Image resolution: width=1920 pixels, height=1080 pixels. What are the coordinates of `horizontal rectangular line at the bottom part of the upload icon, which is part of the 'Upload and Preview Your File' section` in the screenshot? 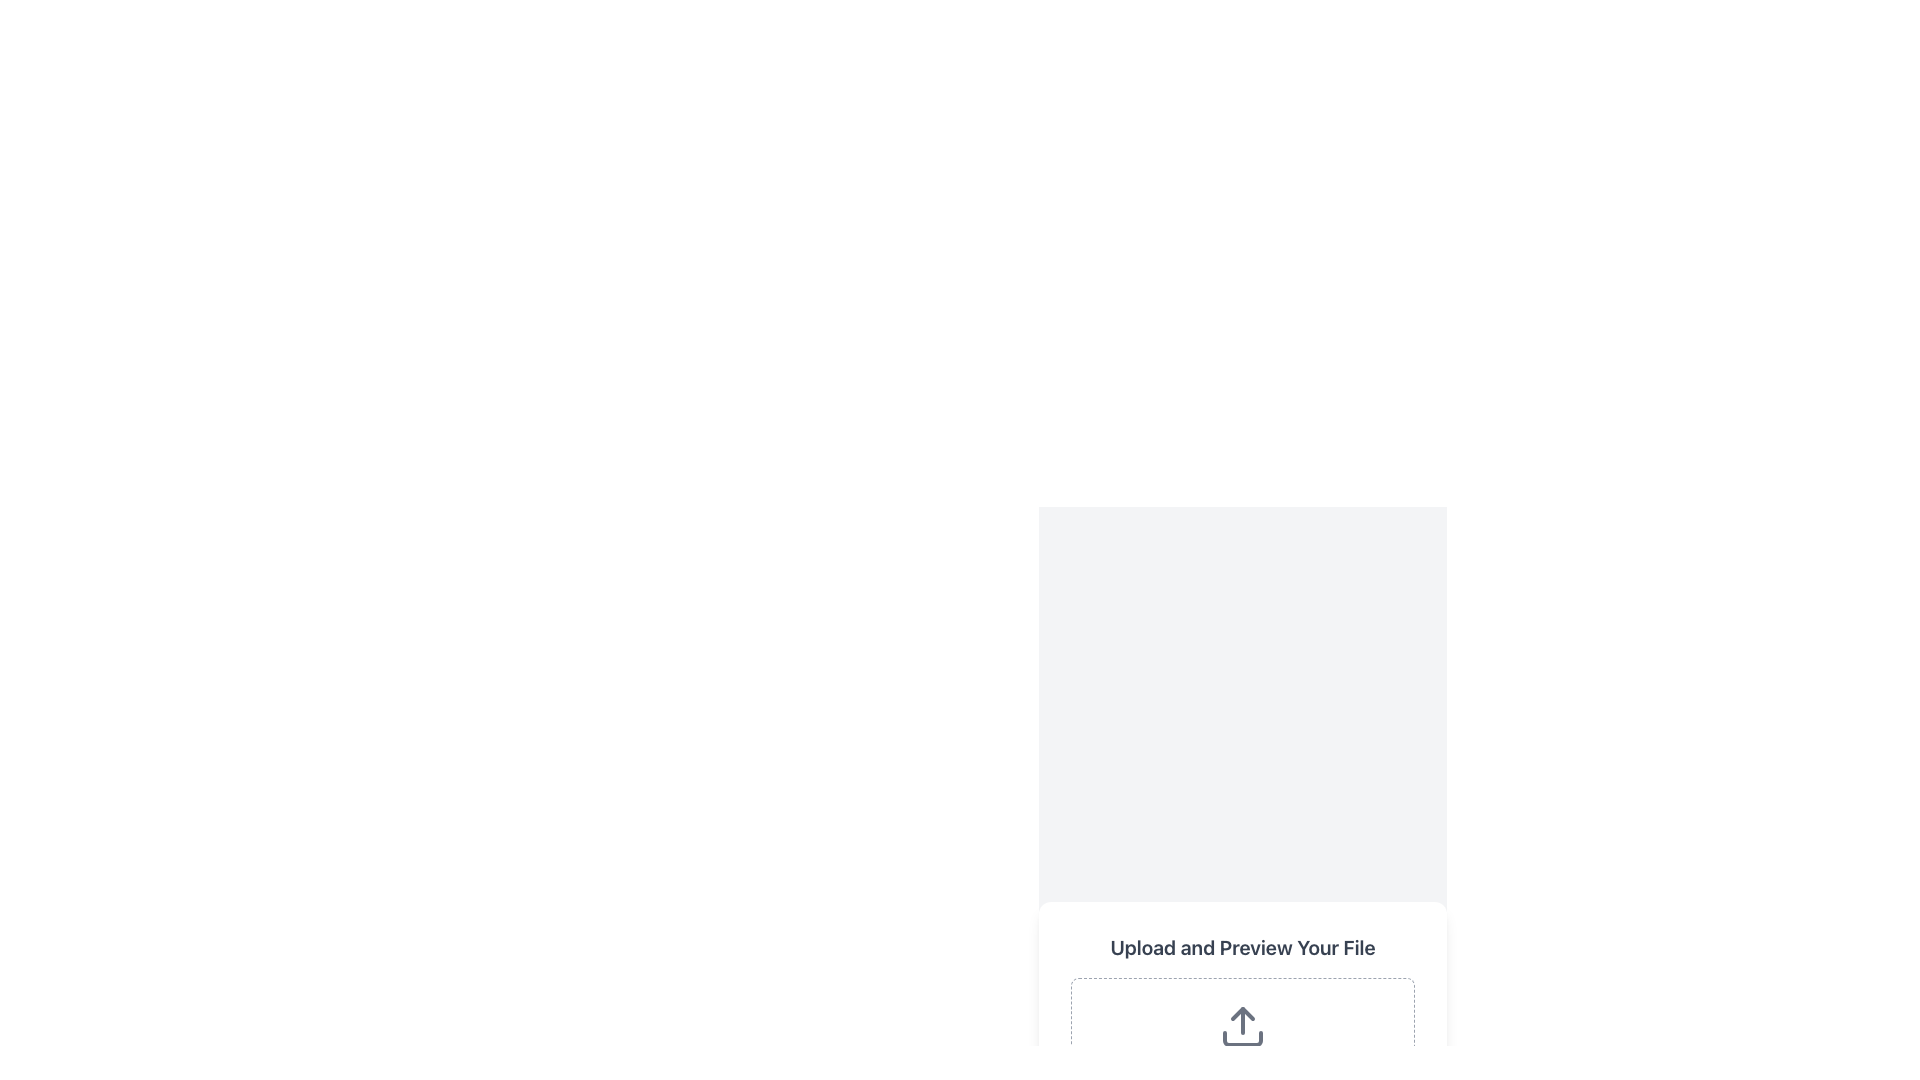 It's located at (1242, 1037).